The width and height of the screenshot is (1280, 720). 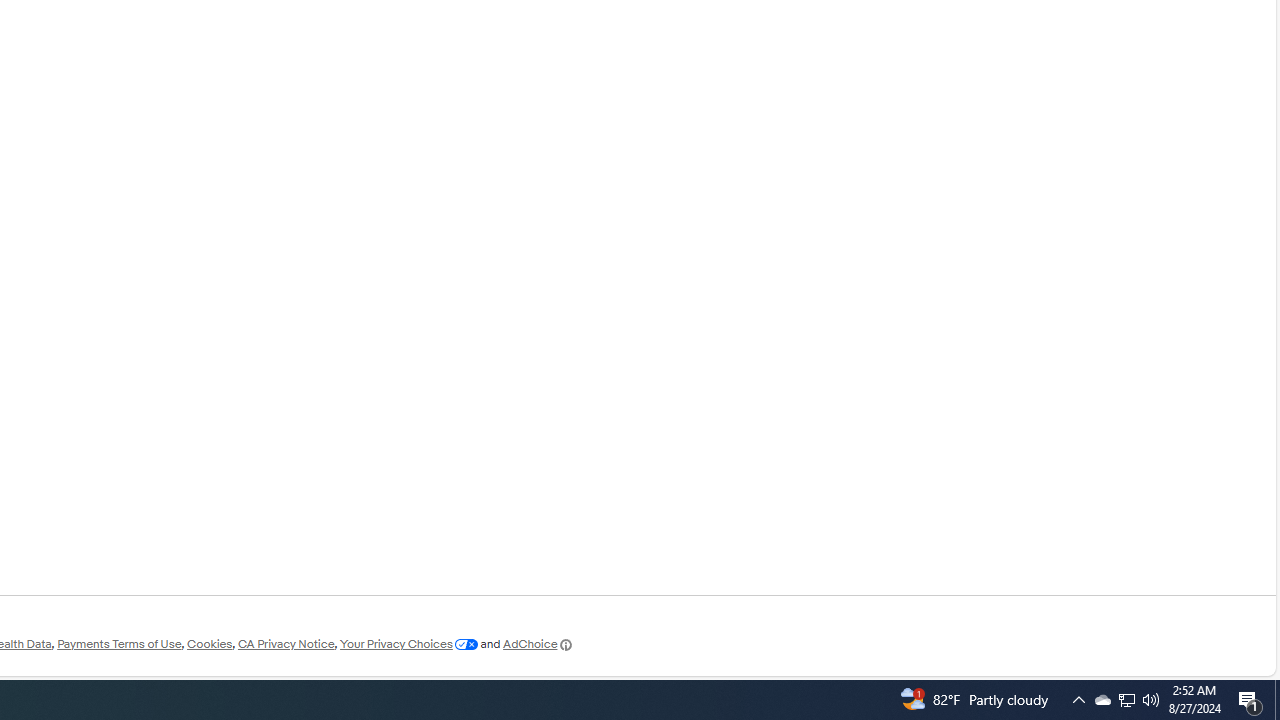 I want to click on 'AdChoice', so click(x=538, y=644).